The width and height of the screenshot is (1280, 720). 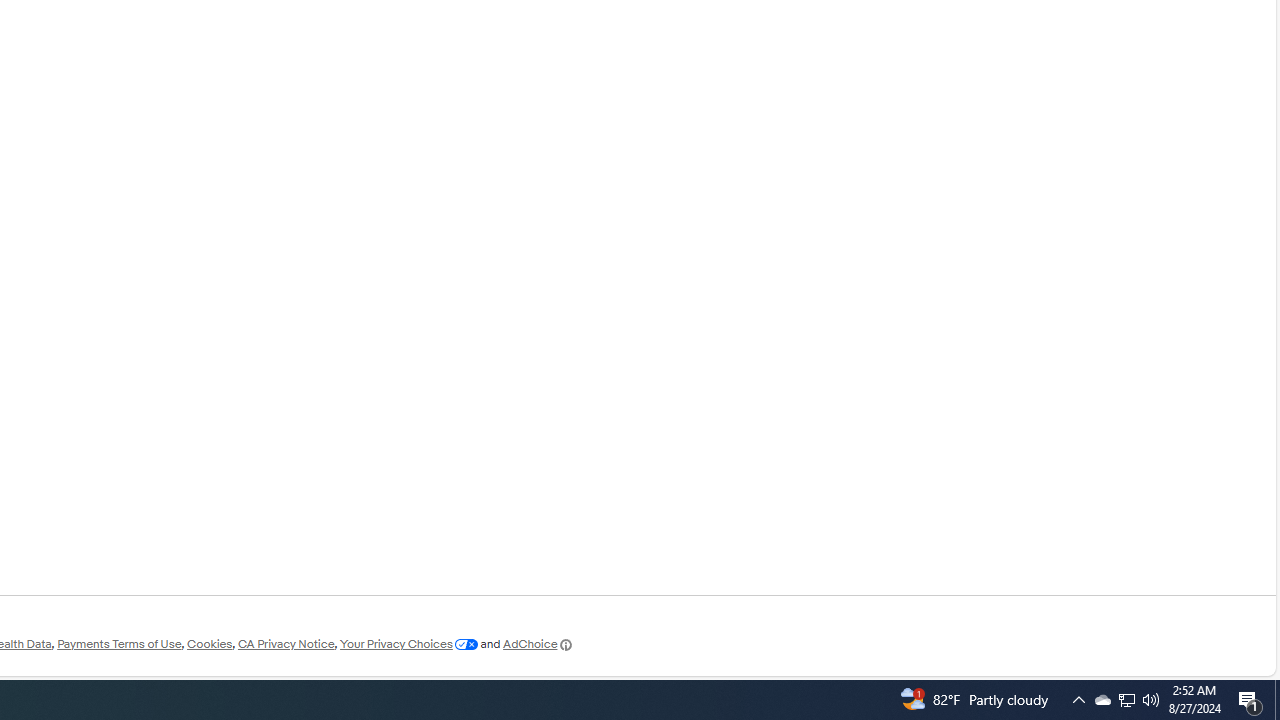 I want to click on 'AdChoice', so click(x=538, y=644).